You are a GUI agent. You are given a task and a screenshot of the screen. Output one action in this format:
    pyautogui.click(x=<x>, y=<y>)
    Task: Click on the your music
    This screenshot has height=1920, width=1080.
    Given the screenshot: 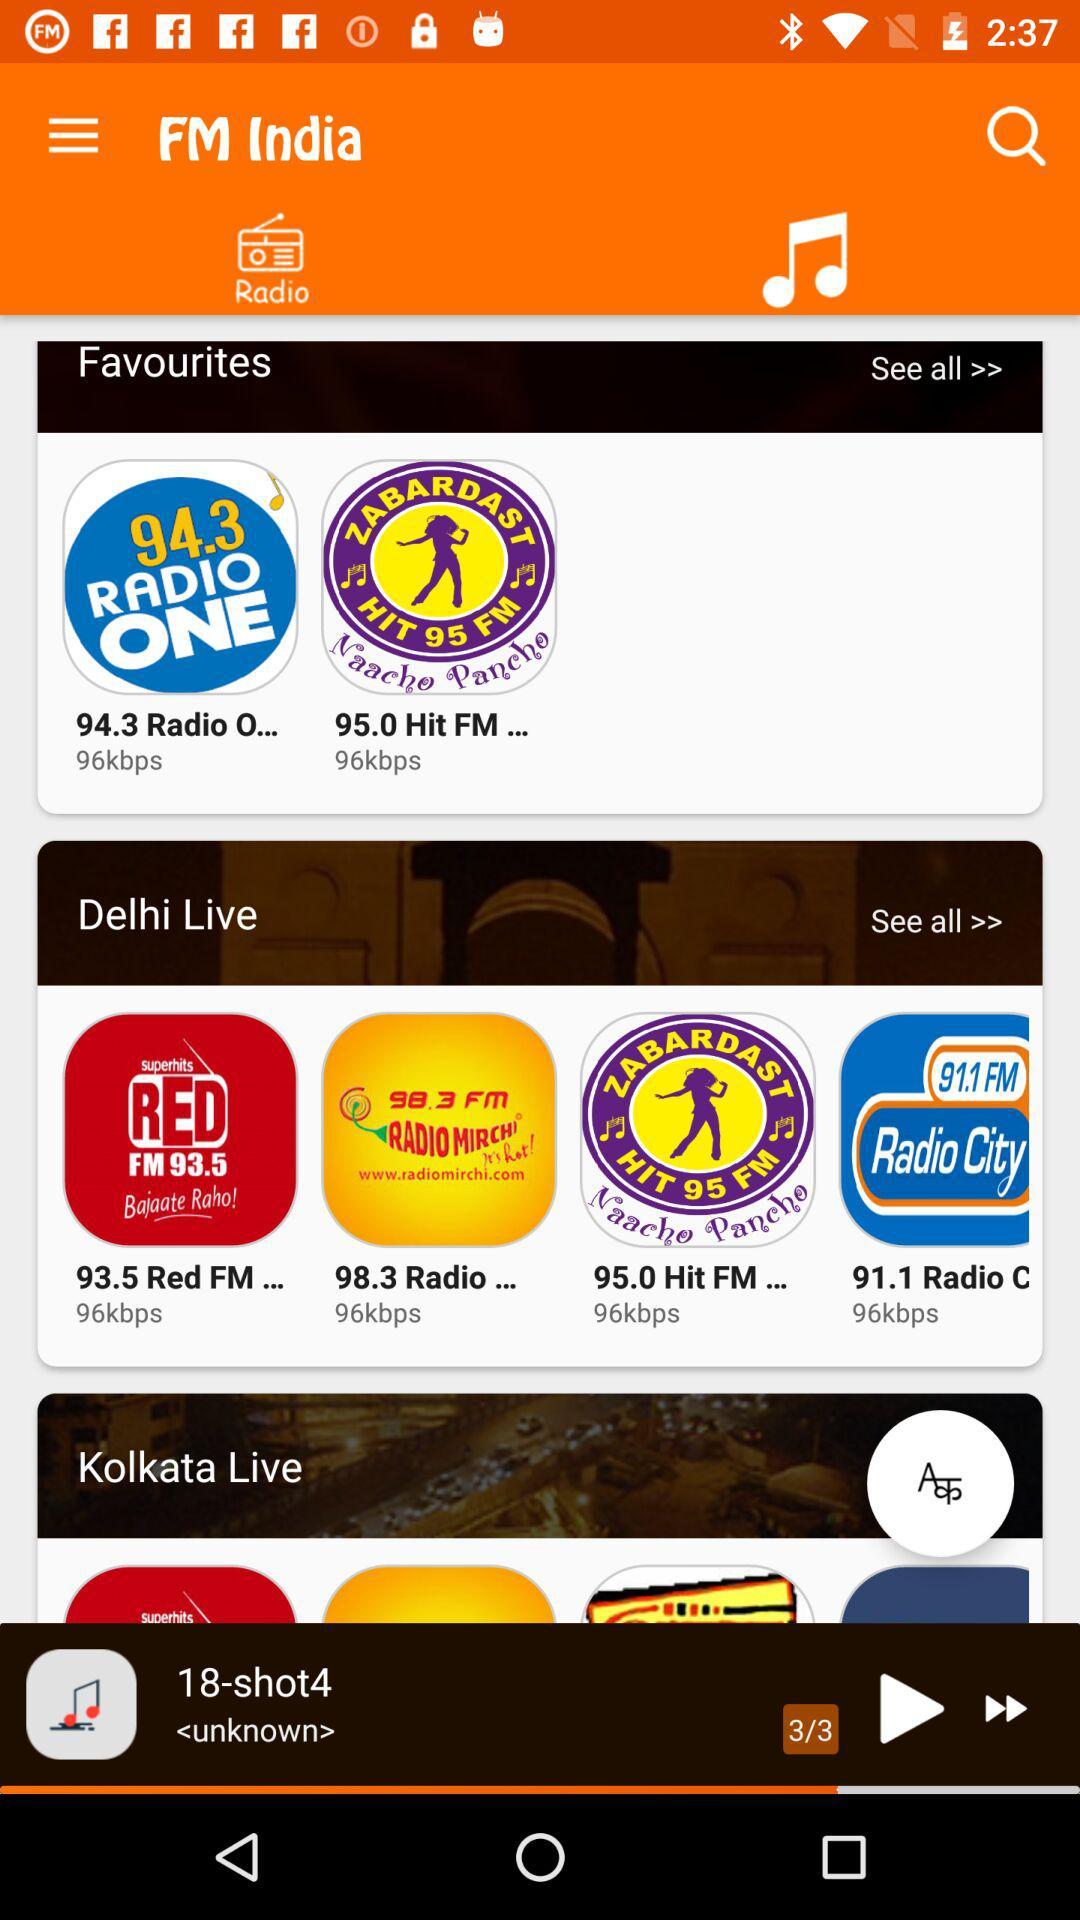 What is the action you would take?
    pyautogui.click(x=810, y=251)
    